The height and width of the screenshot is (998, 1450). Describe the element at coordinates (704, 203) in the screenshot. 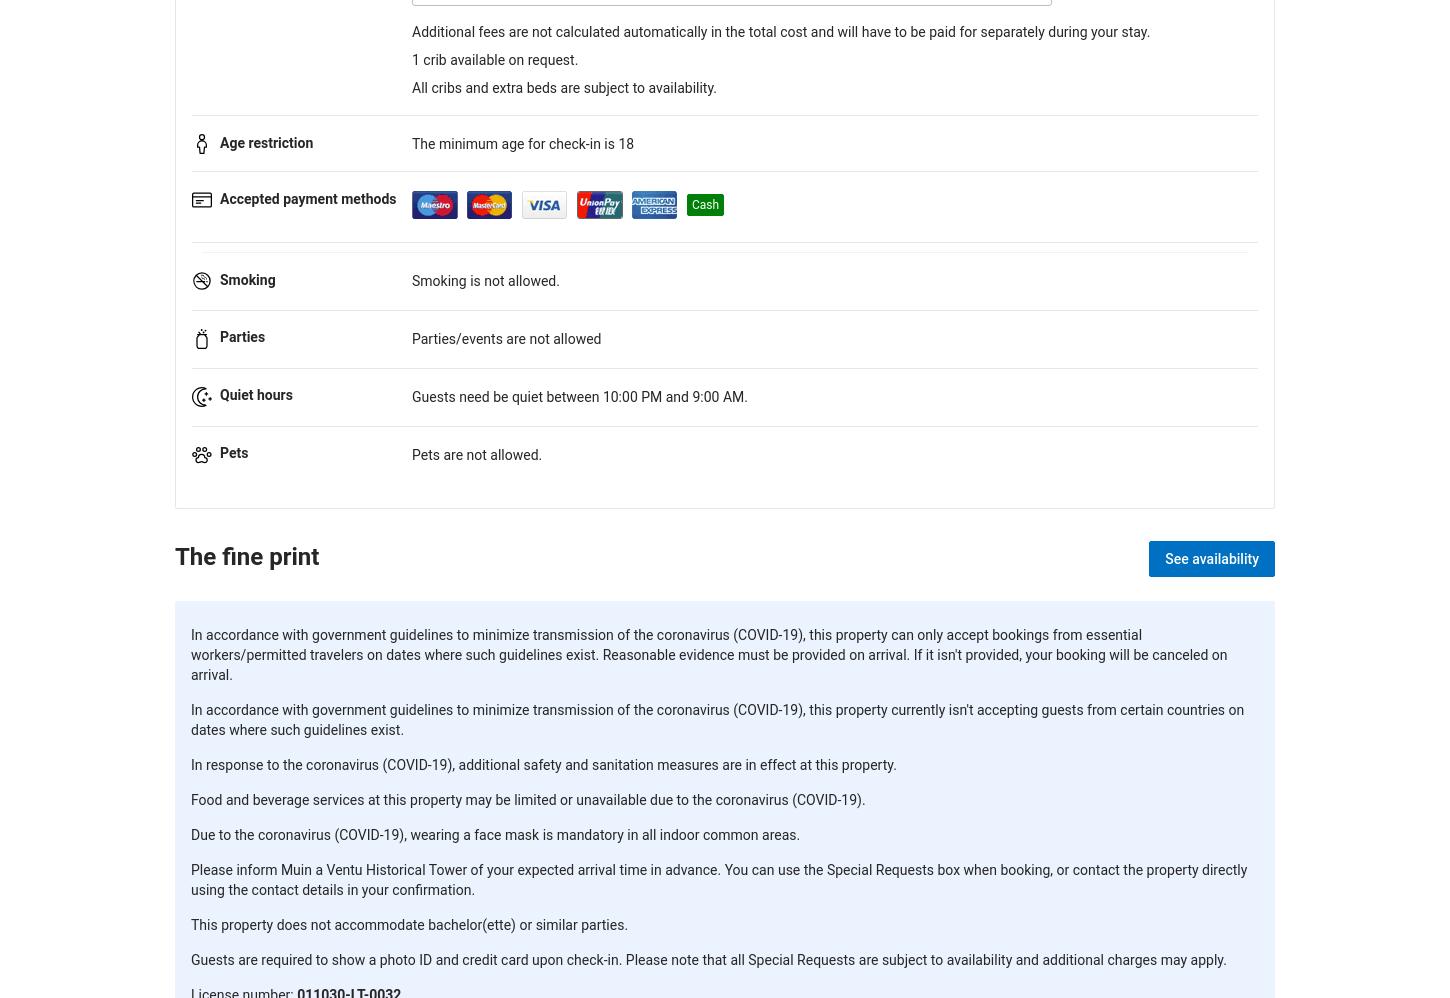

I see `'Cash'` at that location.